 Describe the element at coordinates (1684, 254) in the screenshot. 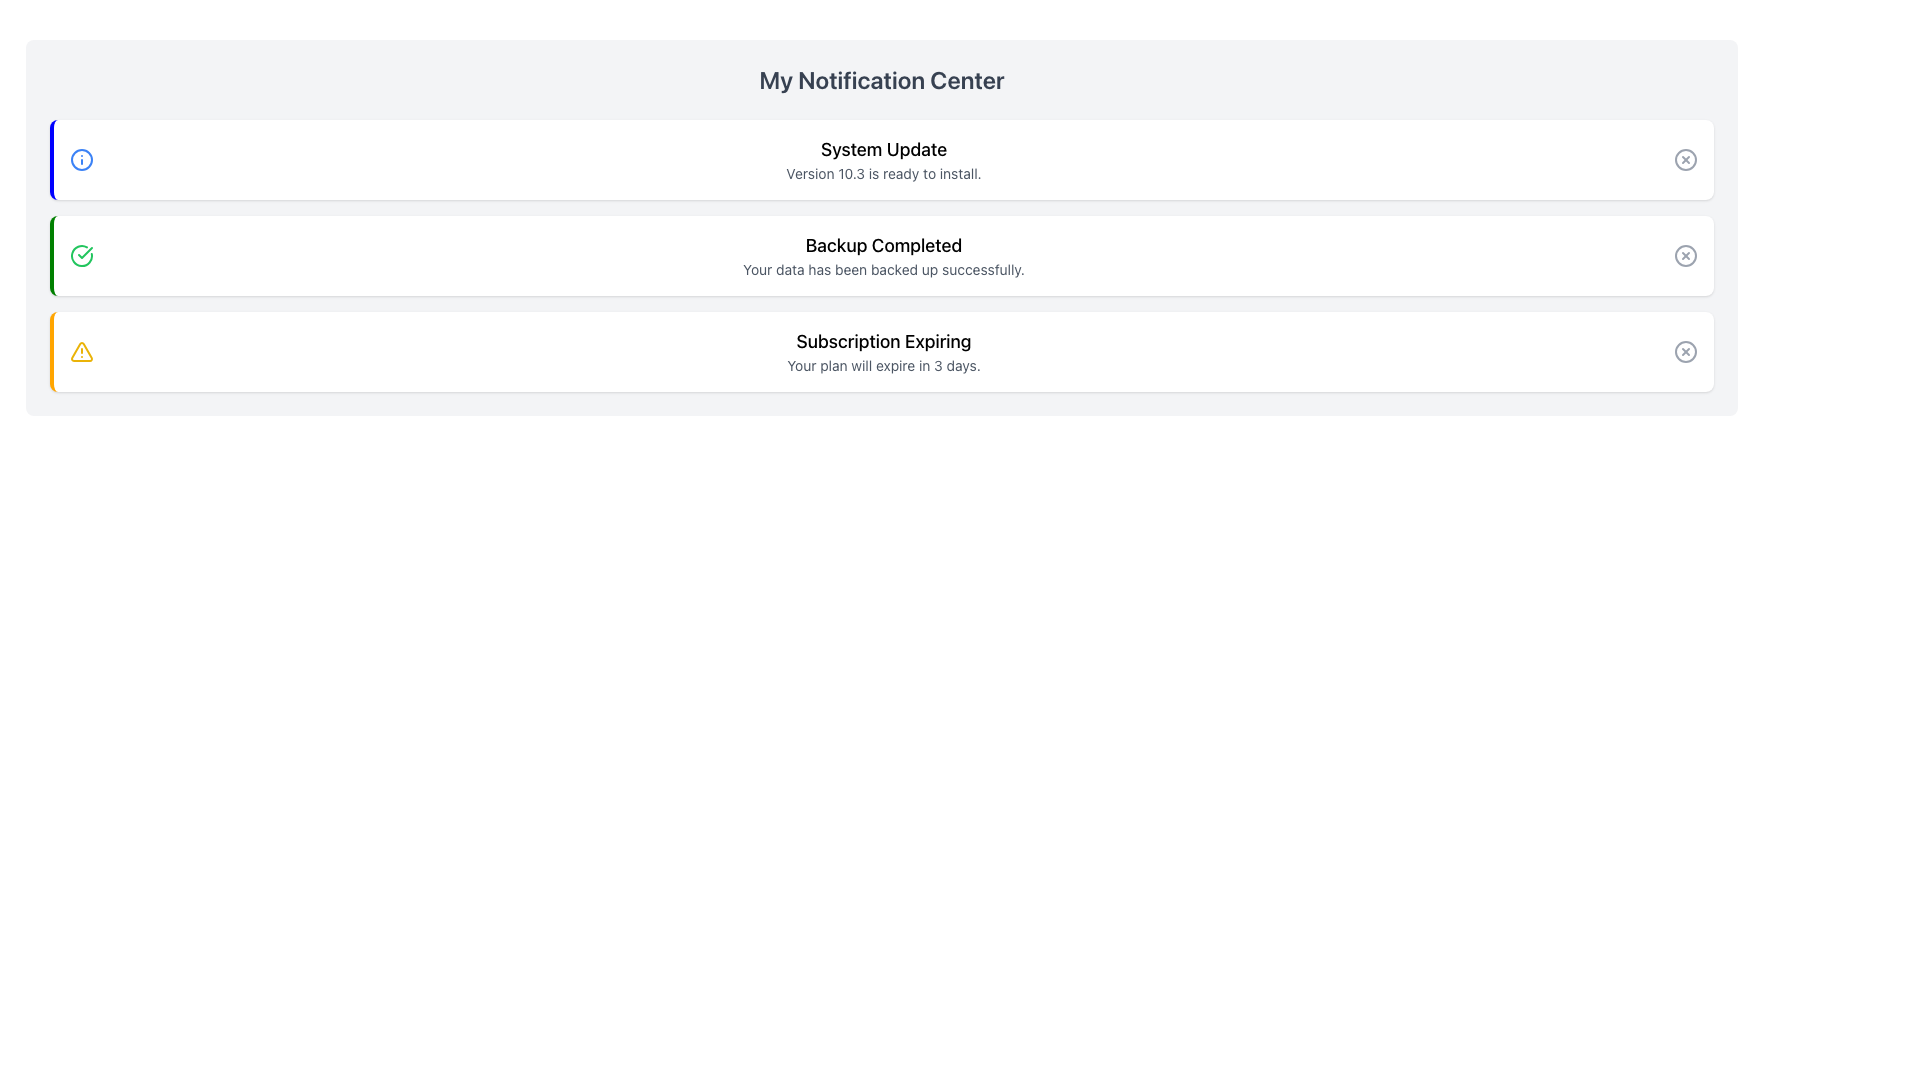

I see `the icon button located in the top-right corner of the 'Backup Completed' notification card` at that location.